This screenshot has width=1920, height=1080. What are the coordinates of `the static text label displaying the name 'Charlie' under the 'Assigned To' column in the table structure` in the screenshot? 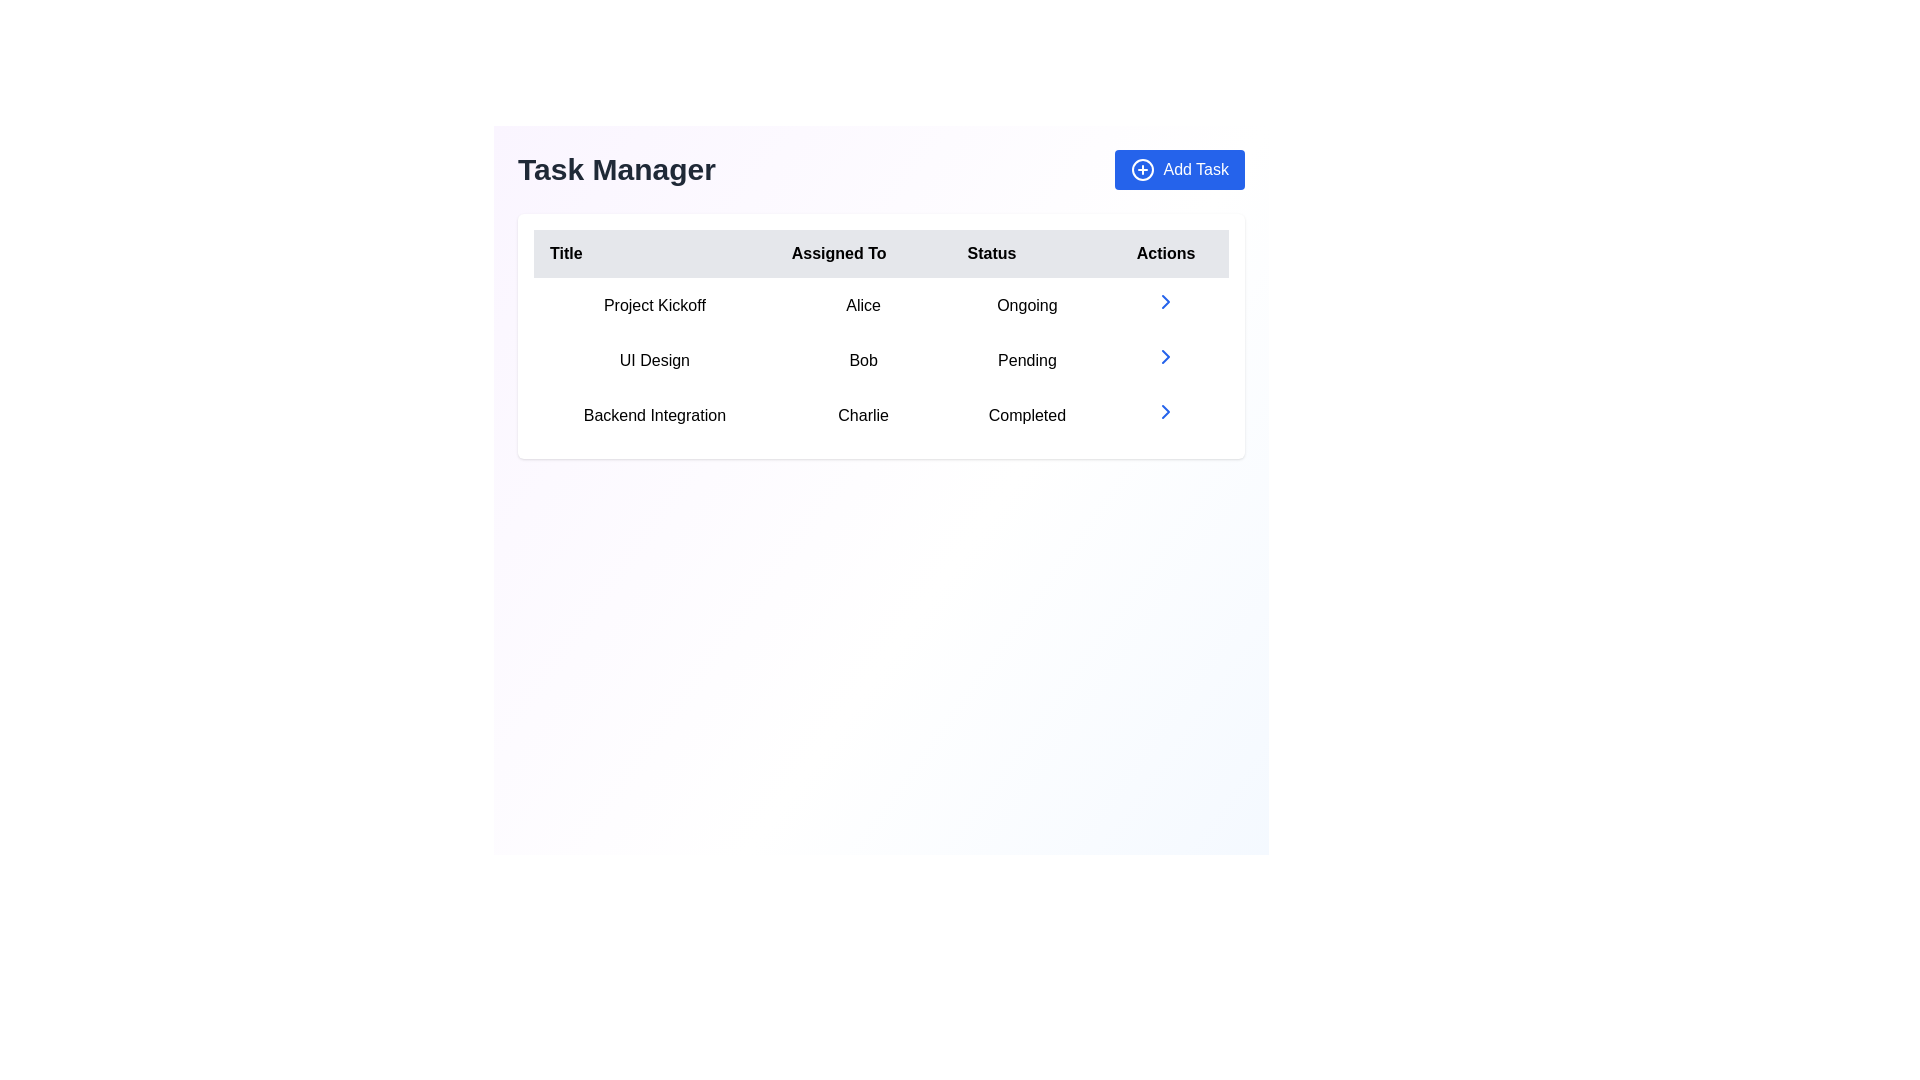 It's located at (863, 414).